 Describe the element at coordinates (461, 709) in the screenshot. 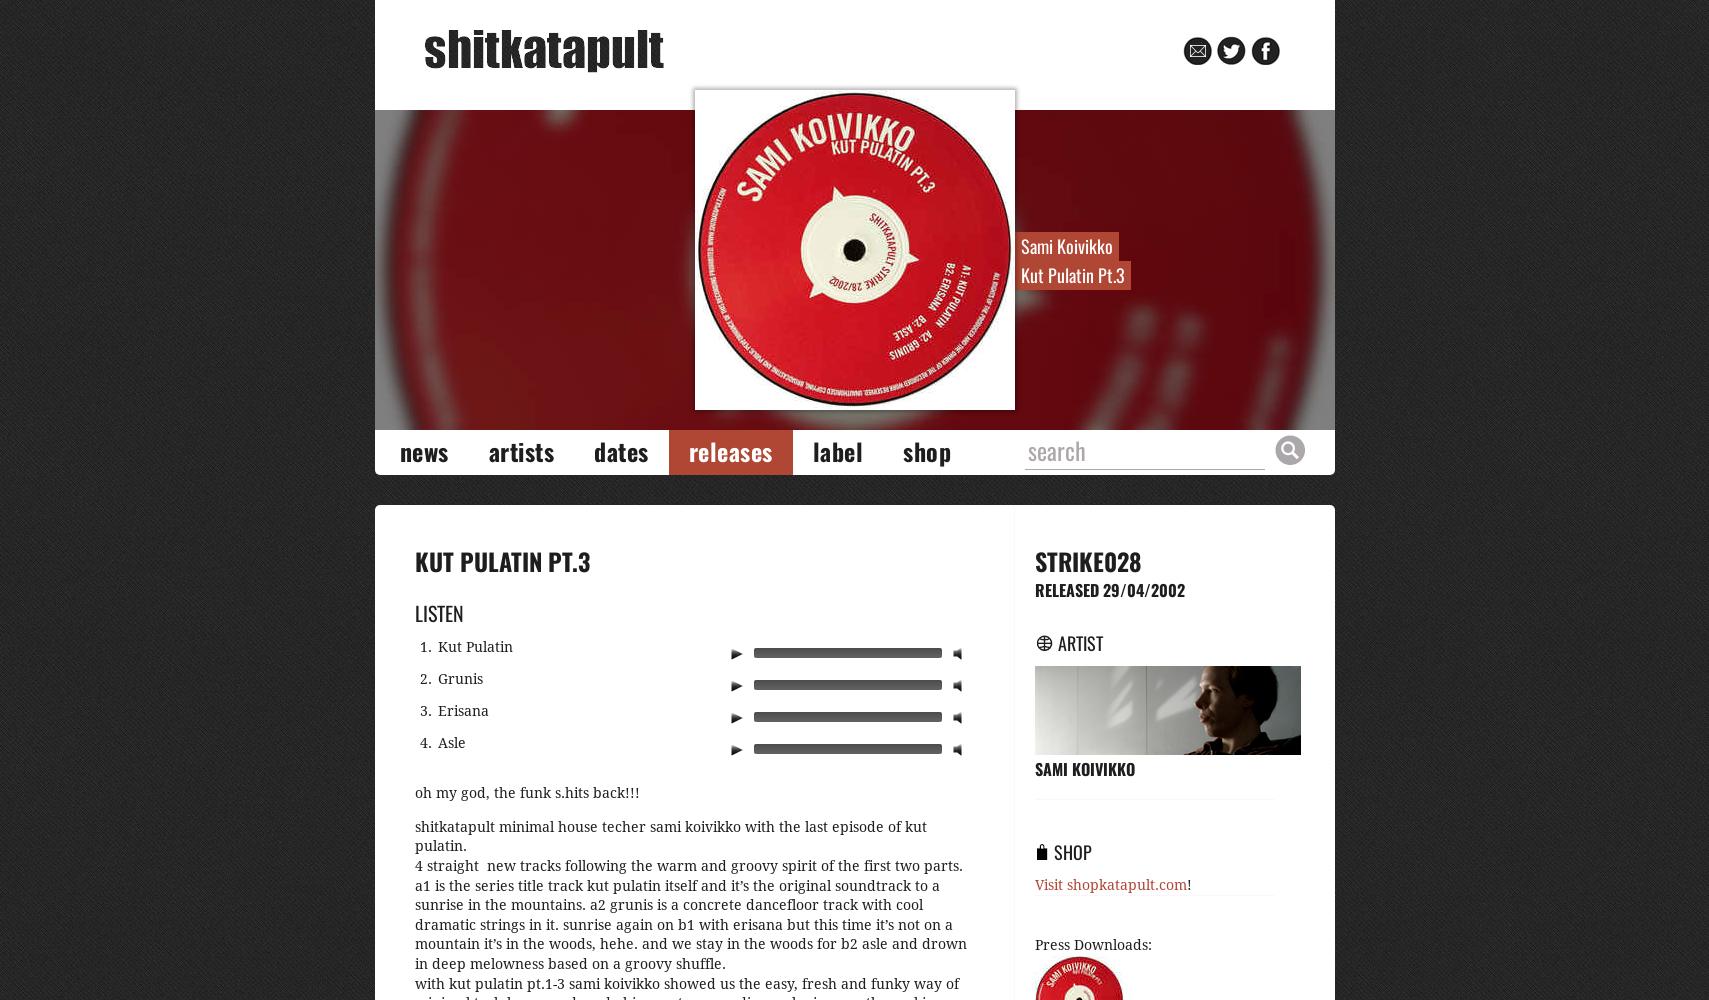

I see `'Erisana'` at that location.